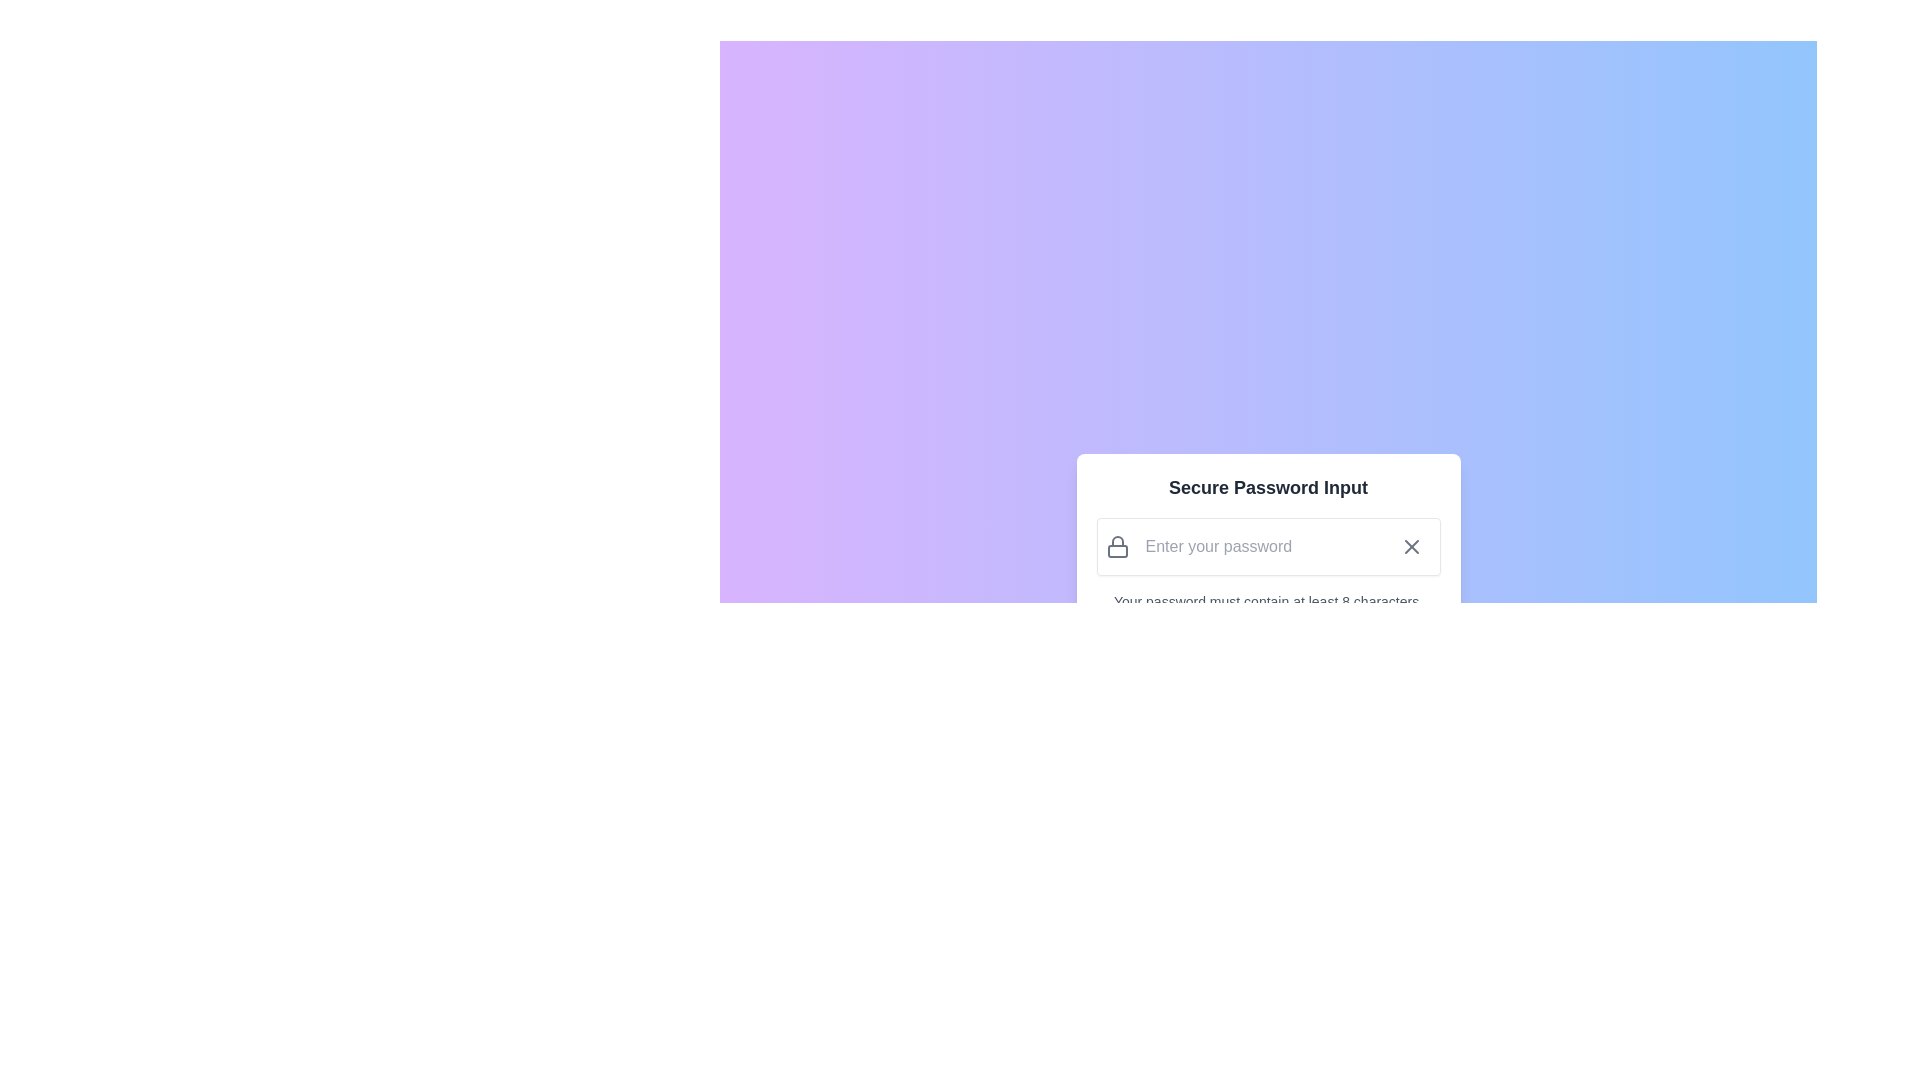 This screenshot has width=1920, height=1080. I want to click on the instructional text label that provides guidelines for password requirements, located below the password input field and above the submit button, so click(1267, 611).